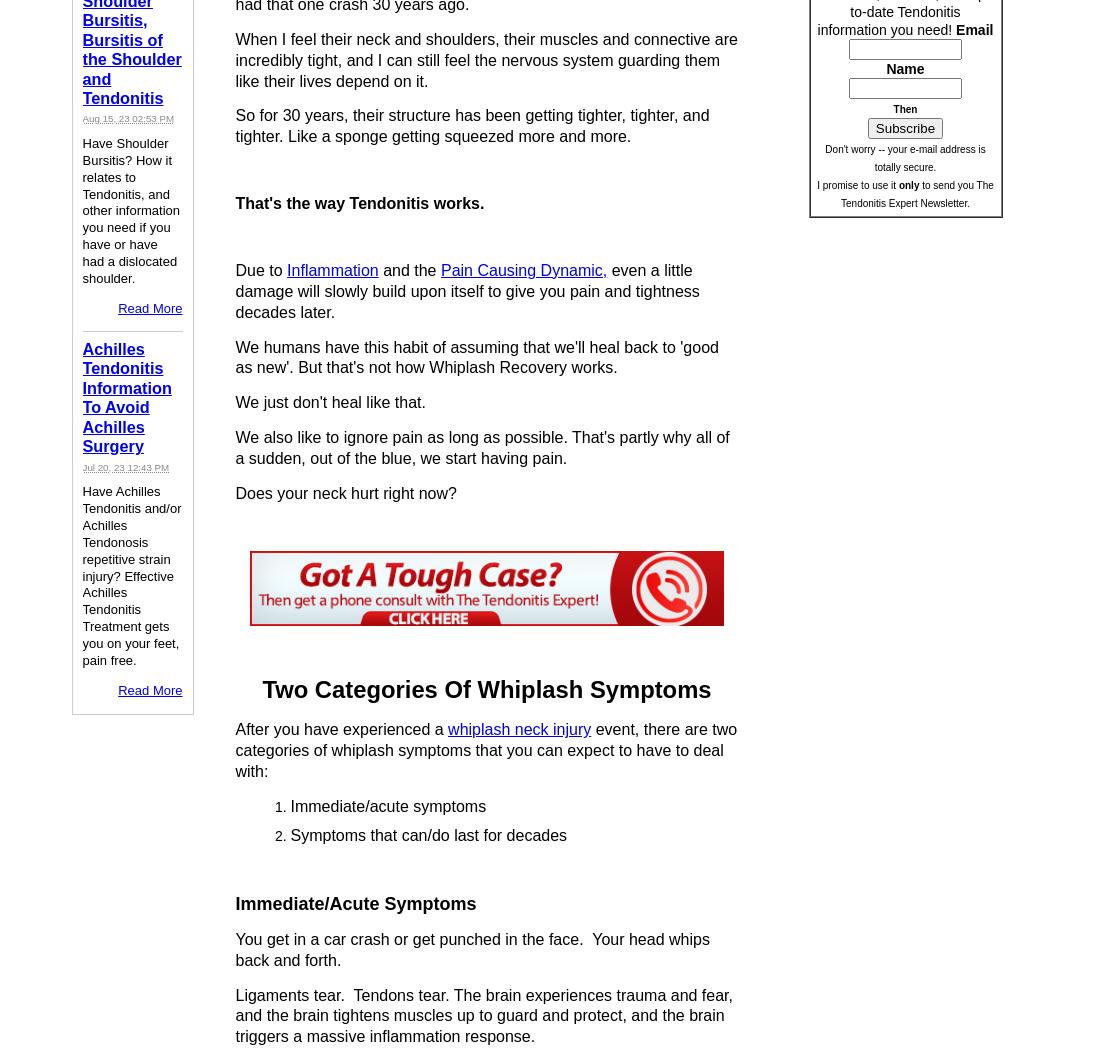  Describe the element at coordinates (907, 183) in the screenshot. I see `'only'` at that location.